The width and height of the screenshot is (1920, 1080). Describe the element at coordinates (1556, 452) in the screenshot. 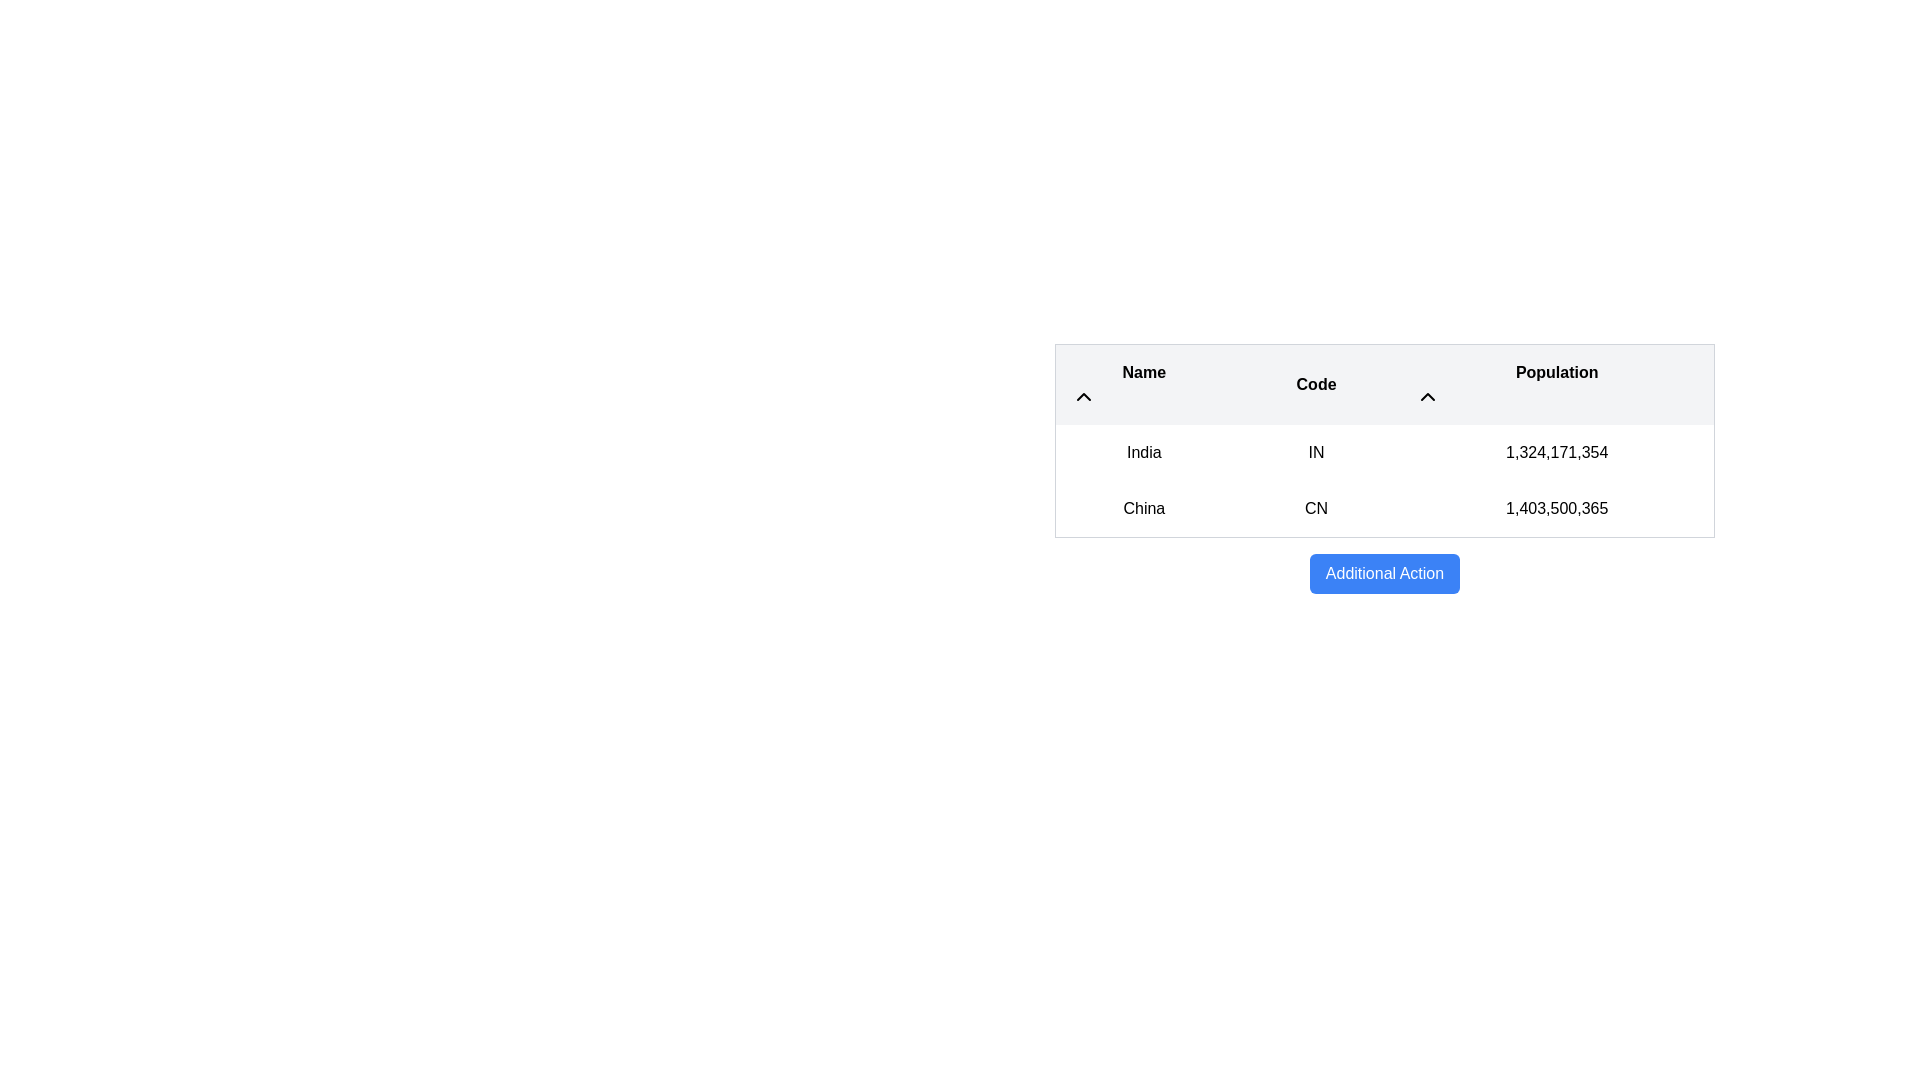

I see `the static informational text displaying the numeric value '1,324,171,354' in the 'Population' column of the first row, which is adjacent to the 'Code' column containing 'IN' and part of the row for 'India'` at that location.